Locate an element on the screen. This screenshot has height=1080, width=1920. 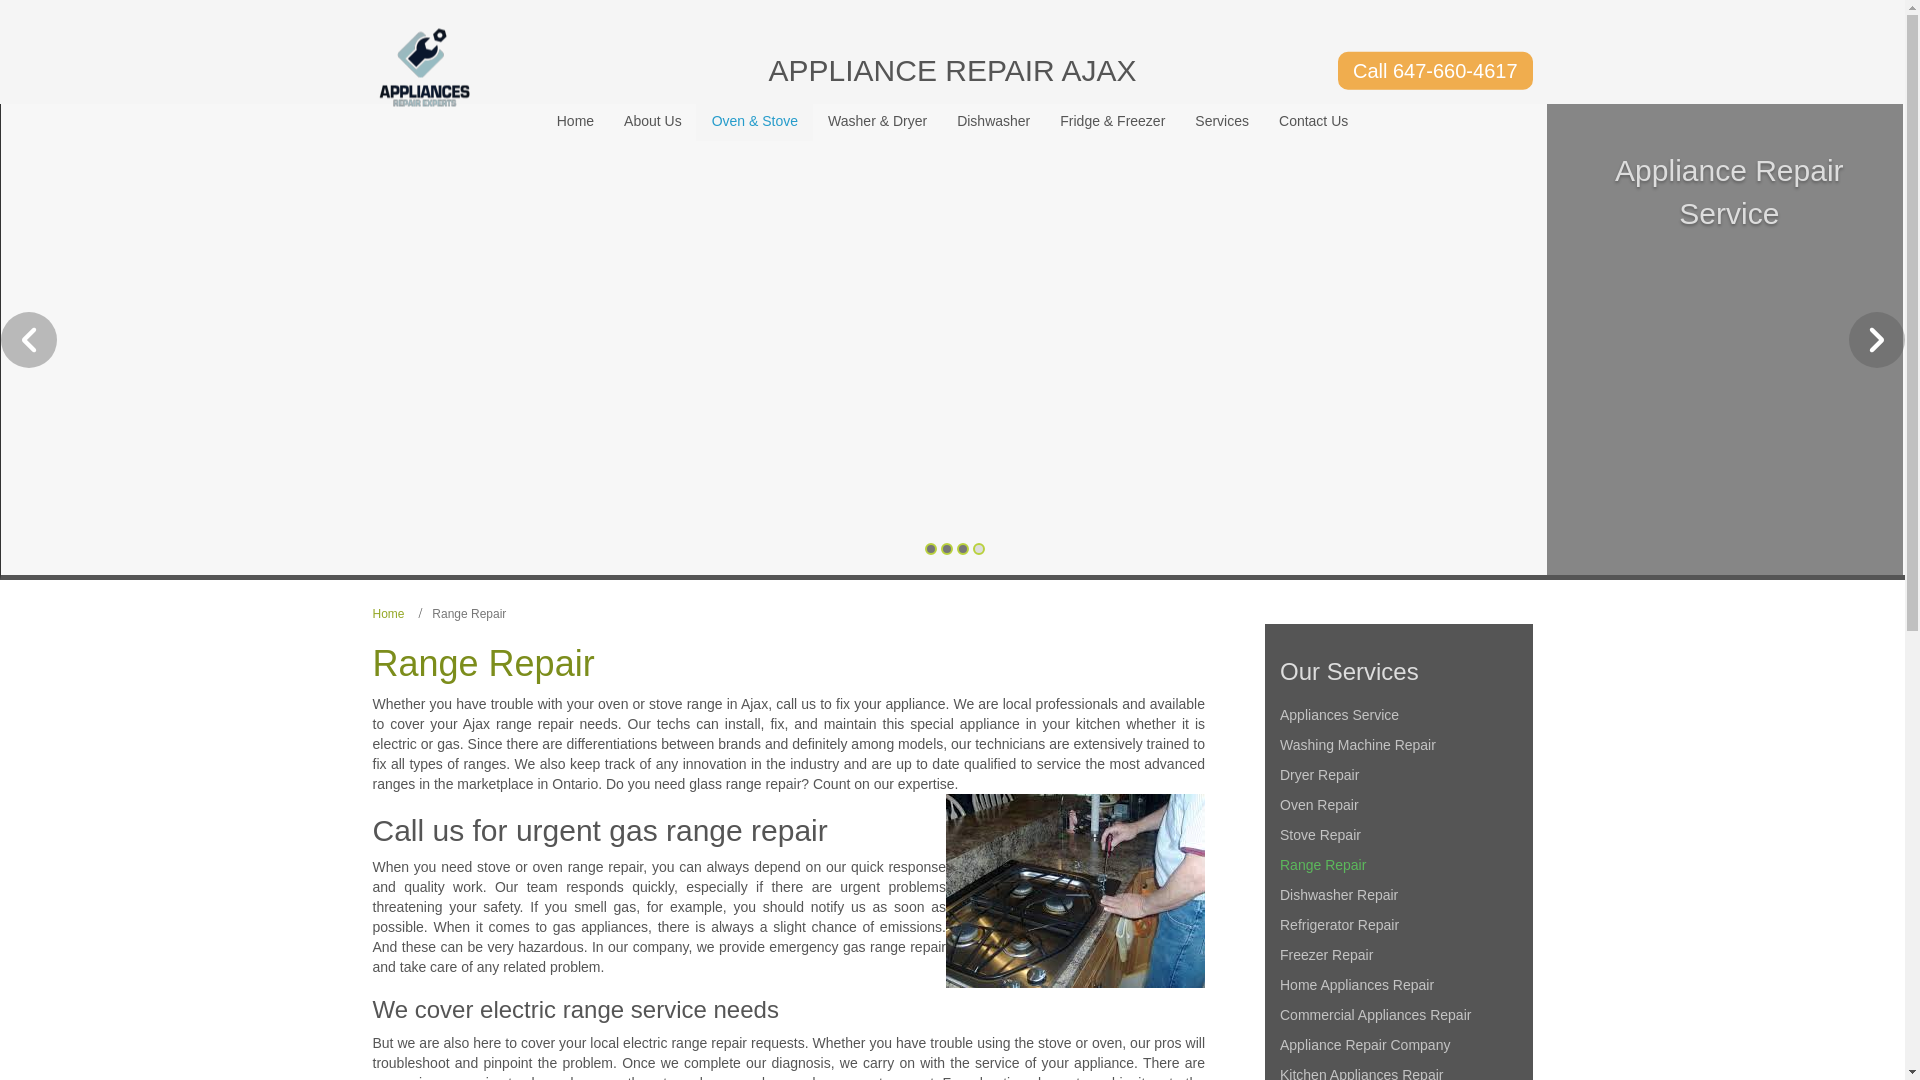
'Dishwasher Repair' is located at coordinates (1397, 893).